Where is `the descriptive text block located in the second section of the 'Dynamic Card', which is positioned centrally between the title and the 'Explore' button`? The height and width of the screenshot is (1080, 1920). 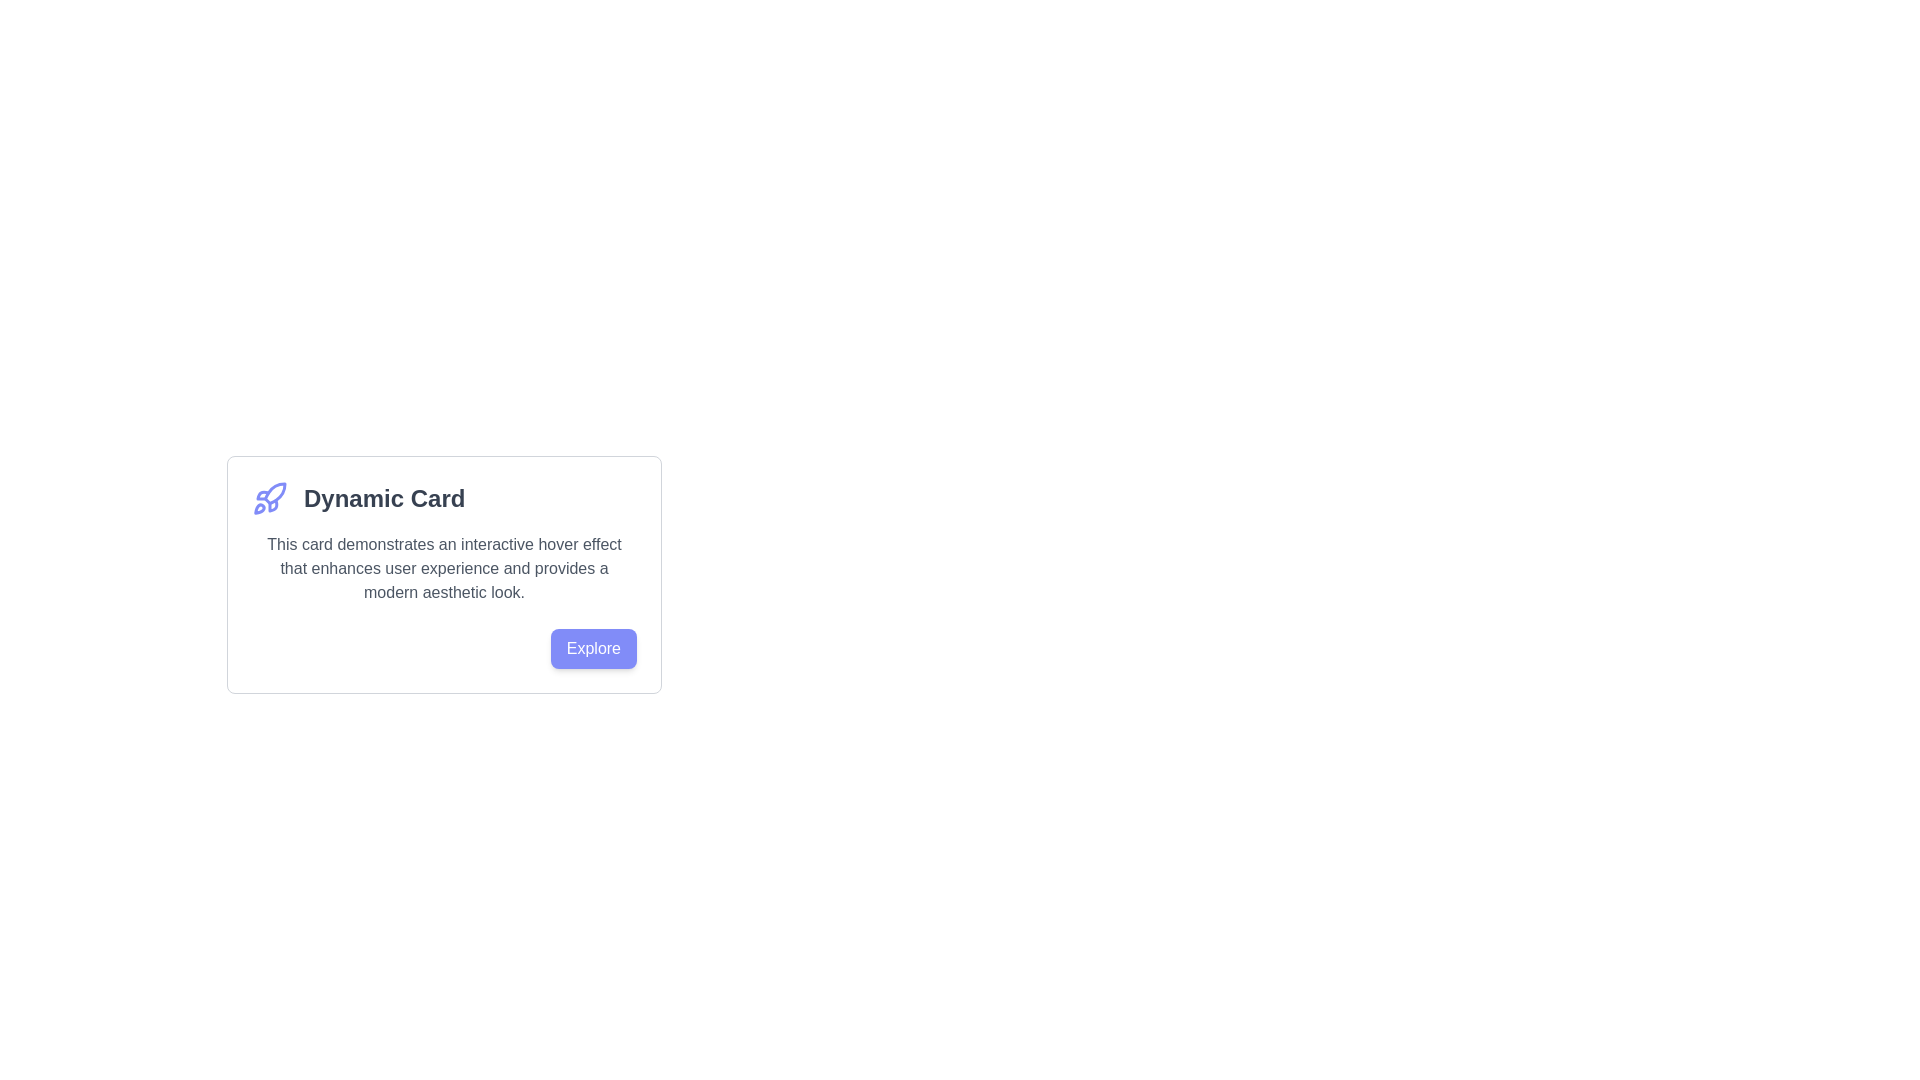
the descriptive text block located in the second section of the 'Dynamic Card', which is positioned centrally between the title and the 'Explore' button is located at coordinates (443, 569).